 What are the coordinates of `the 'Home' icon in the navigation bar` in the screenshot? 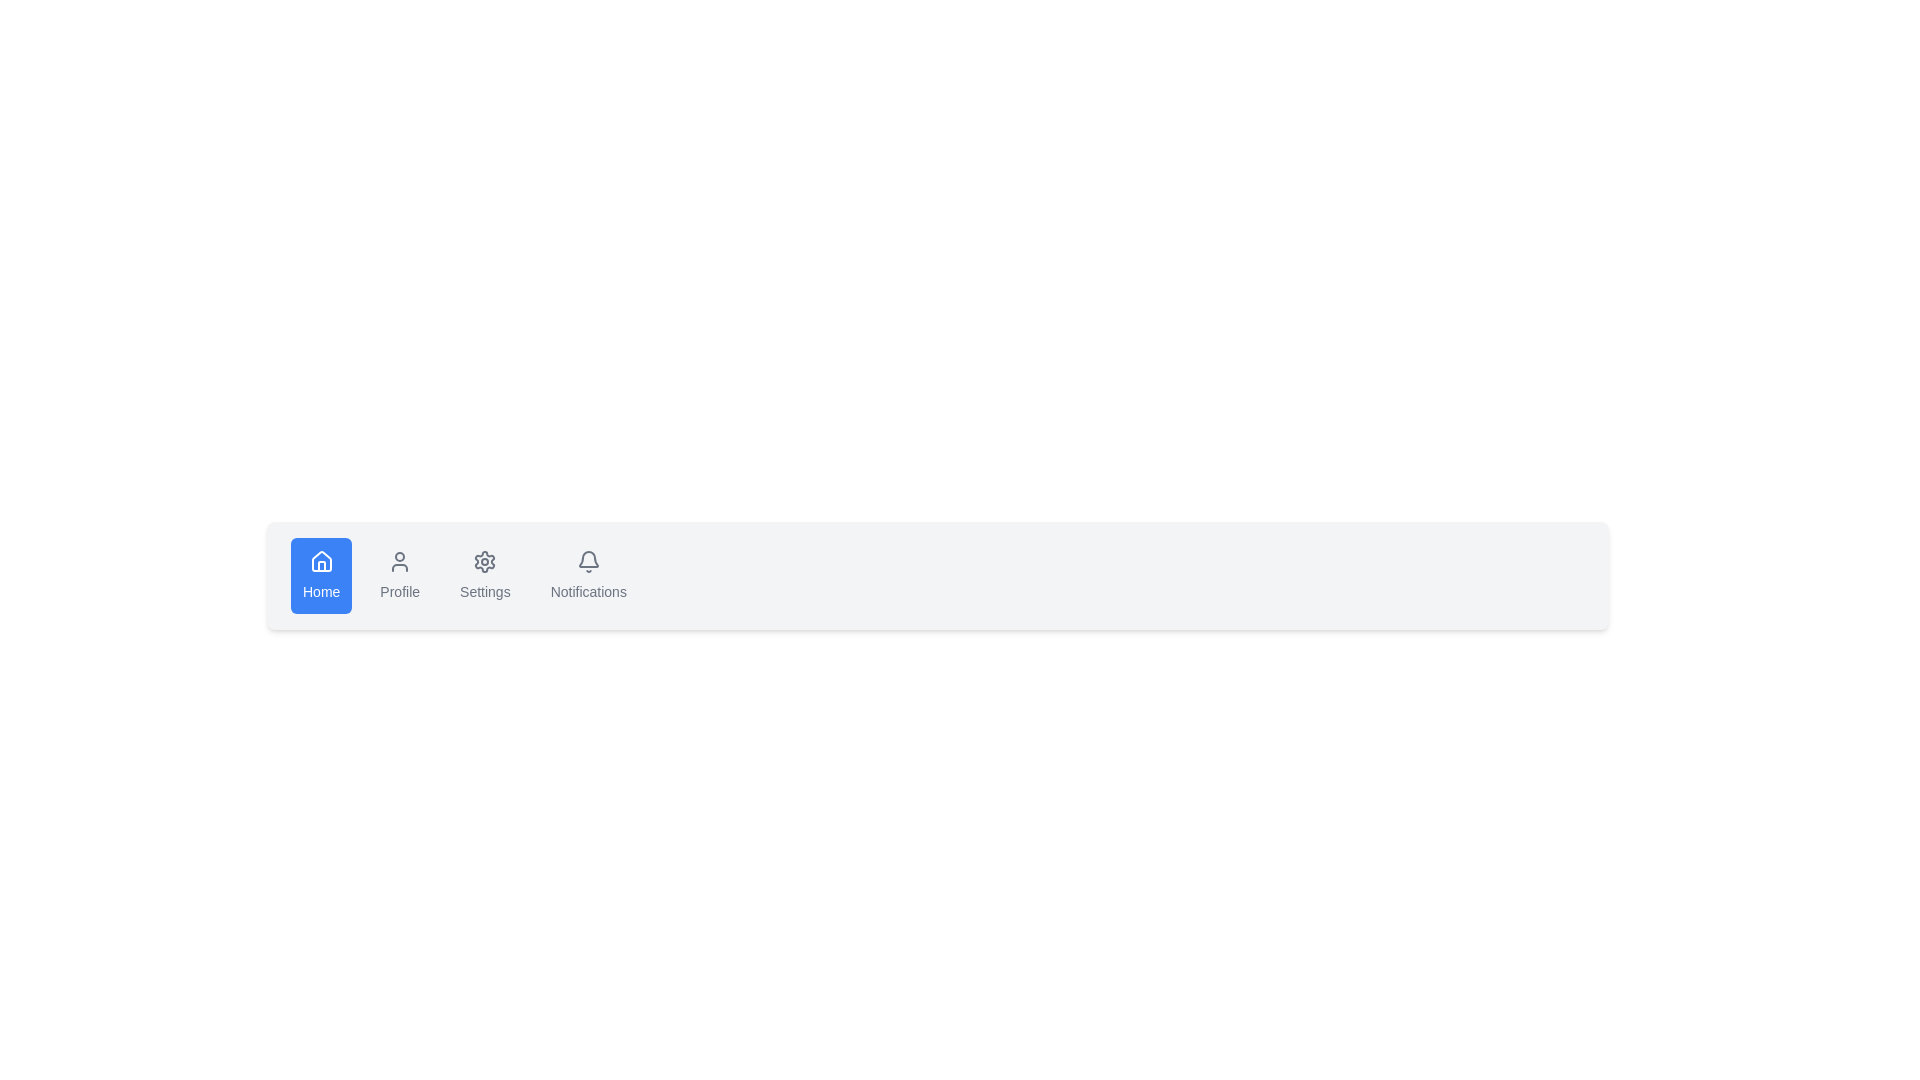 It's located at (321, 562).